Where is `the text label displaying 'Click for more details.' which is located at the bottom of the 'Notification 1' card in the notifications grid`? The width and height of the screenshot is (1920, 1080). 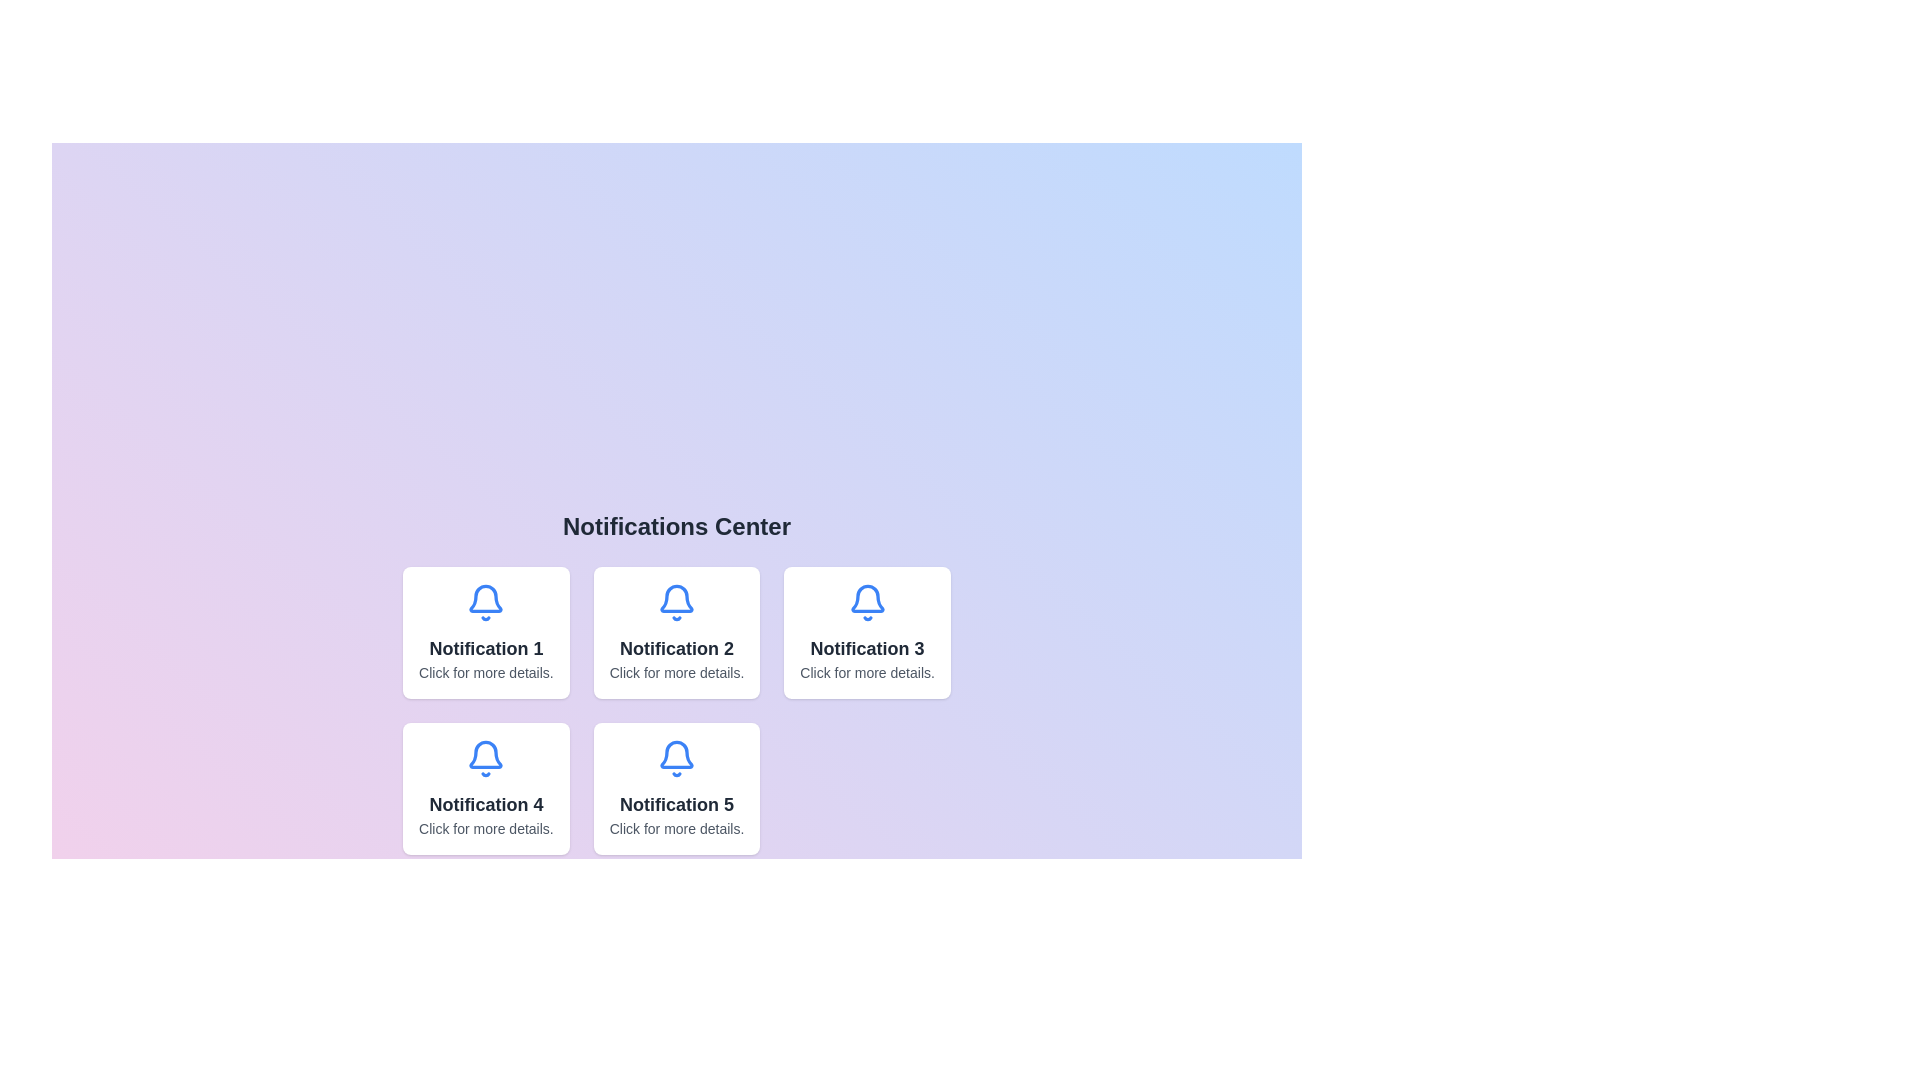
the text label displaying 'Click for more details.' which is located at the bottom of the 'Notification 1' card in the notifications grid is located at coordinates (486, 672).